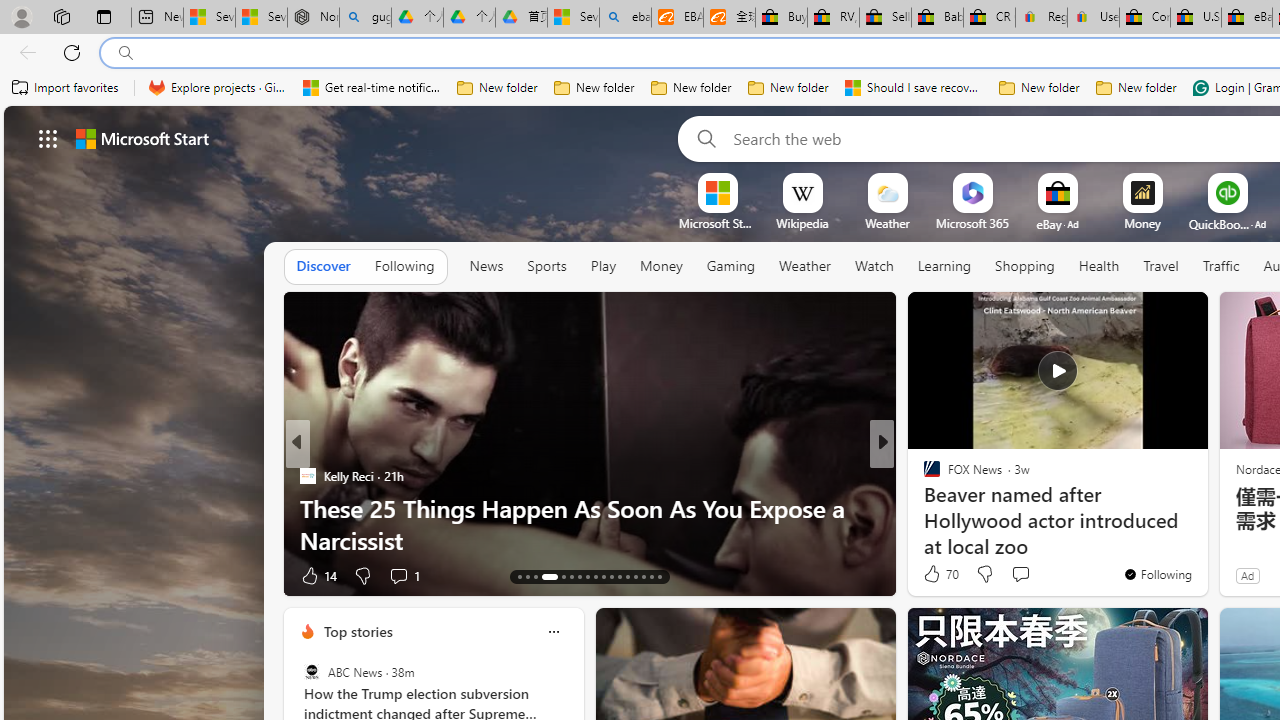  I want to click on '1k Like', so click(932, 575).